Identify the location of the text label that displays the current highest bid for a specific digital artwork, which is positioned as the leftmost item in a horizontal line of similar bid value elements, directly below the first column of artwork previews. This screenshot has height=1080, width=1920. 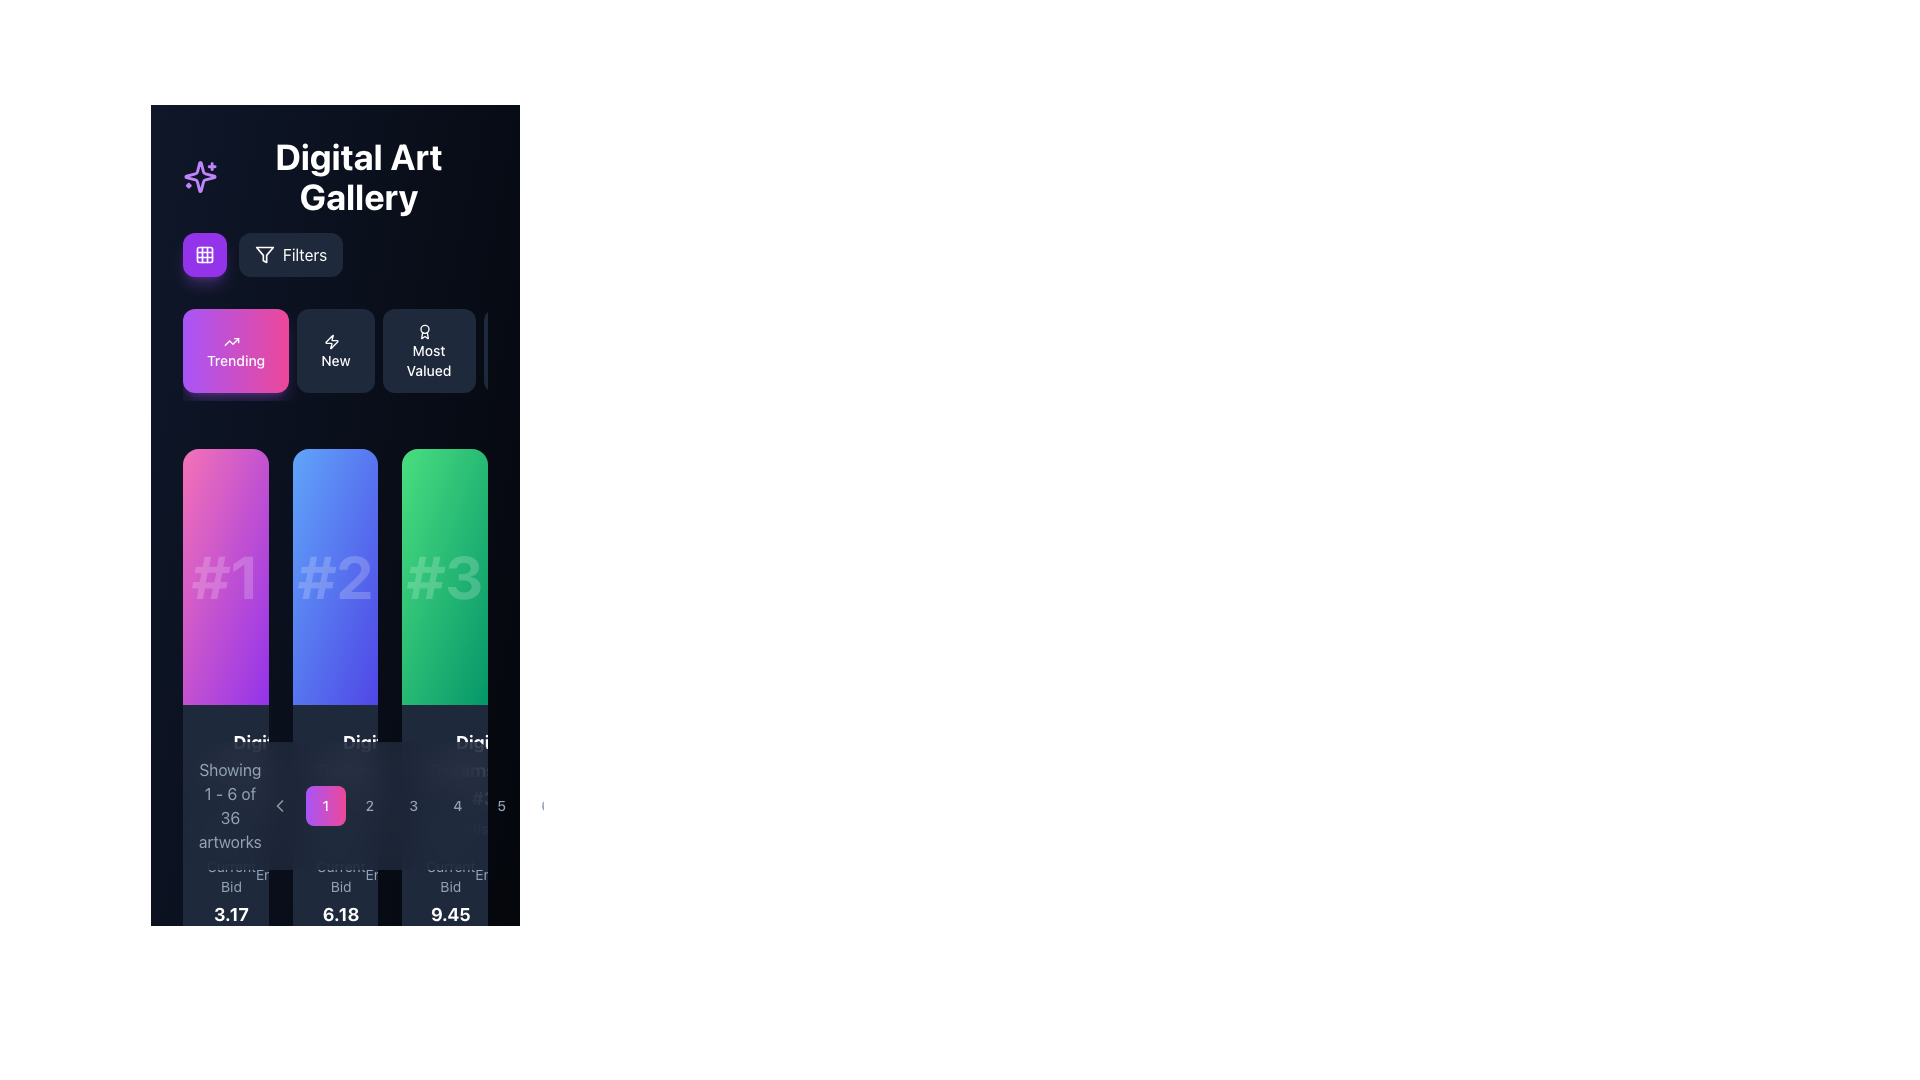
(231, 906).